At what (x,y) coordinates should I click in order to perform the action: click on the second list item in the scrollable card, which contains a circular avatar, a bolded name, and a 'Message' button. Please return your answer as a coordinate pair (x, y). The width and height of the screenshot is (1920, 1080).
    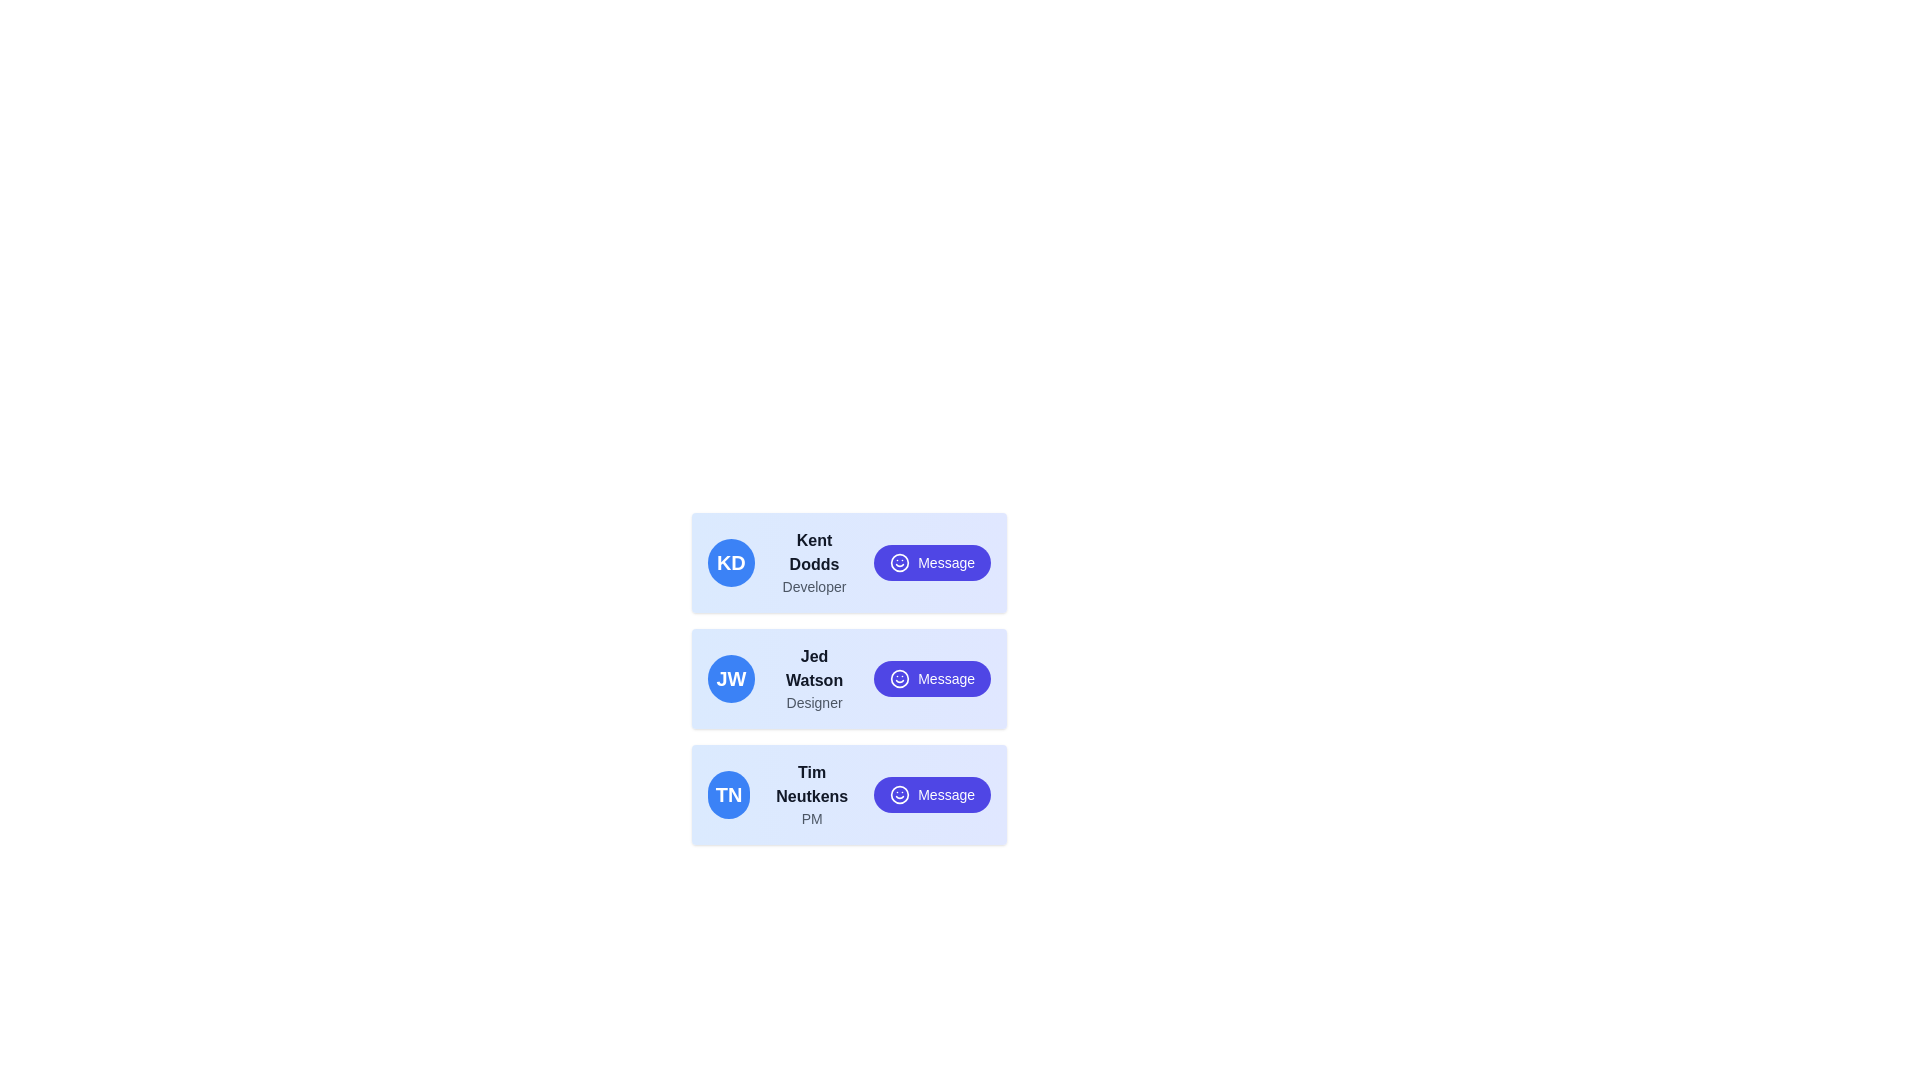
    Looking at the image, I should click on (849, 665).